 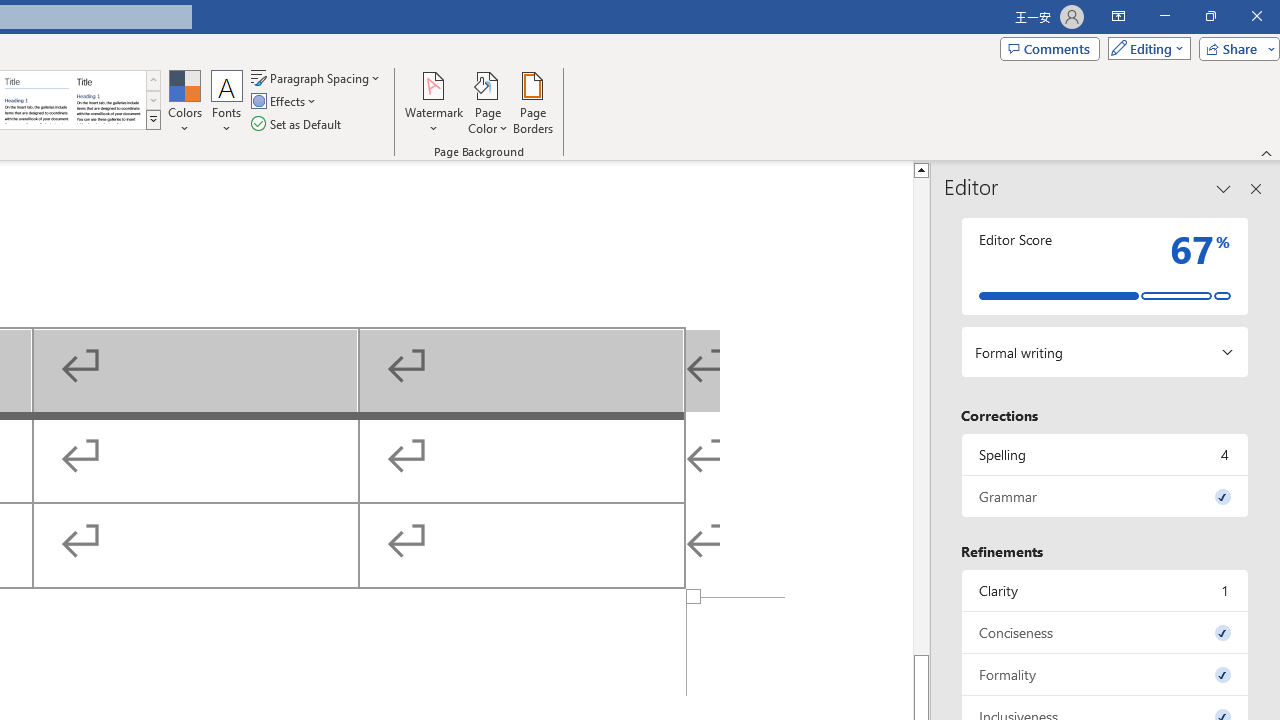 I want to click on 'Word 2013', so click(x=107, y=100).